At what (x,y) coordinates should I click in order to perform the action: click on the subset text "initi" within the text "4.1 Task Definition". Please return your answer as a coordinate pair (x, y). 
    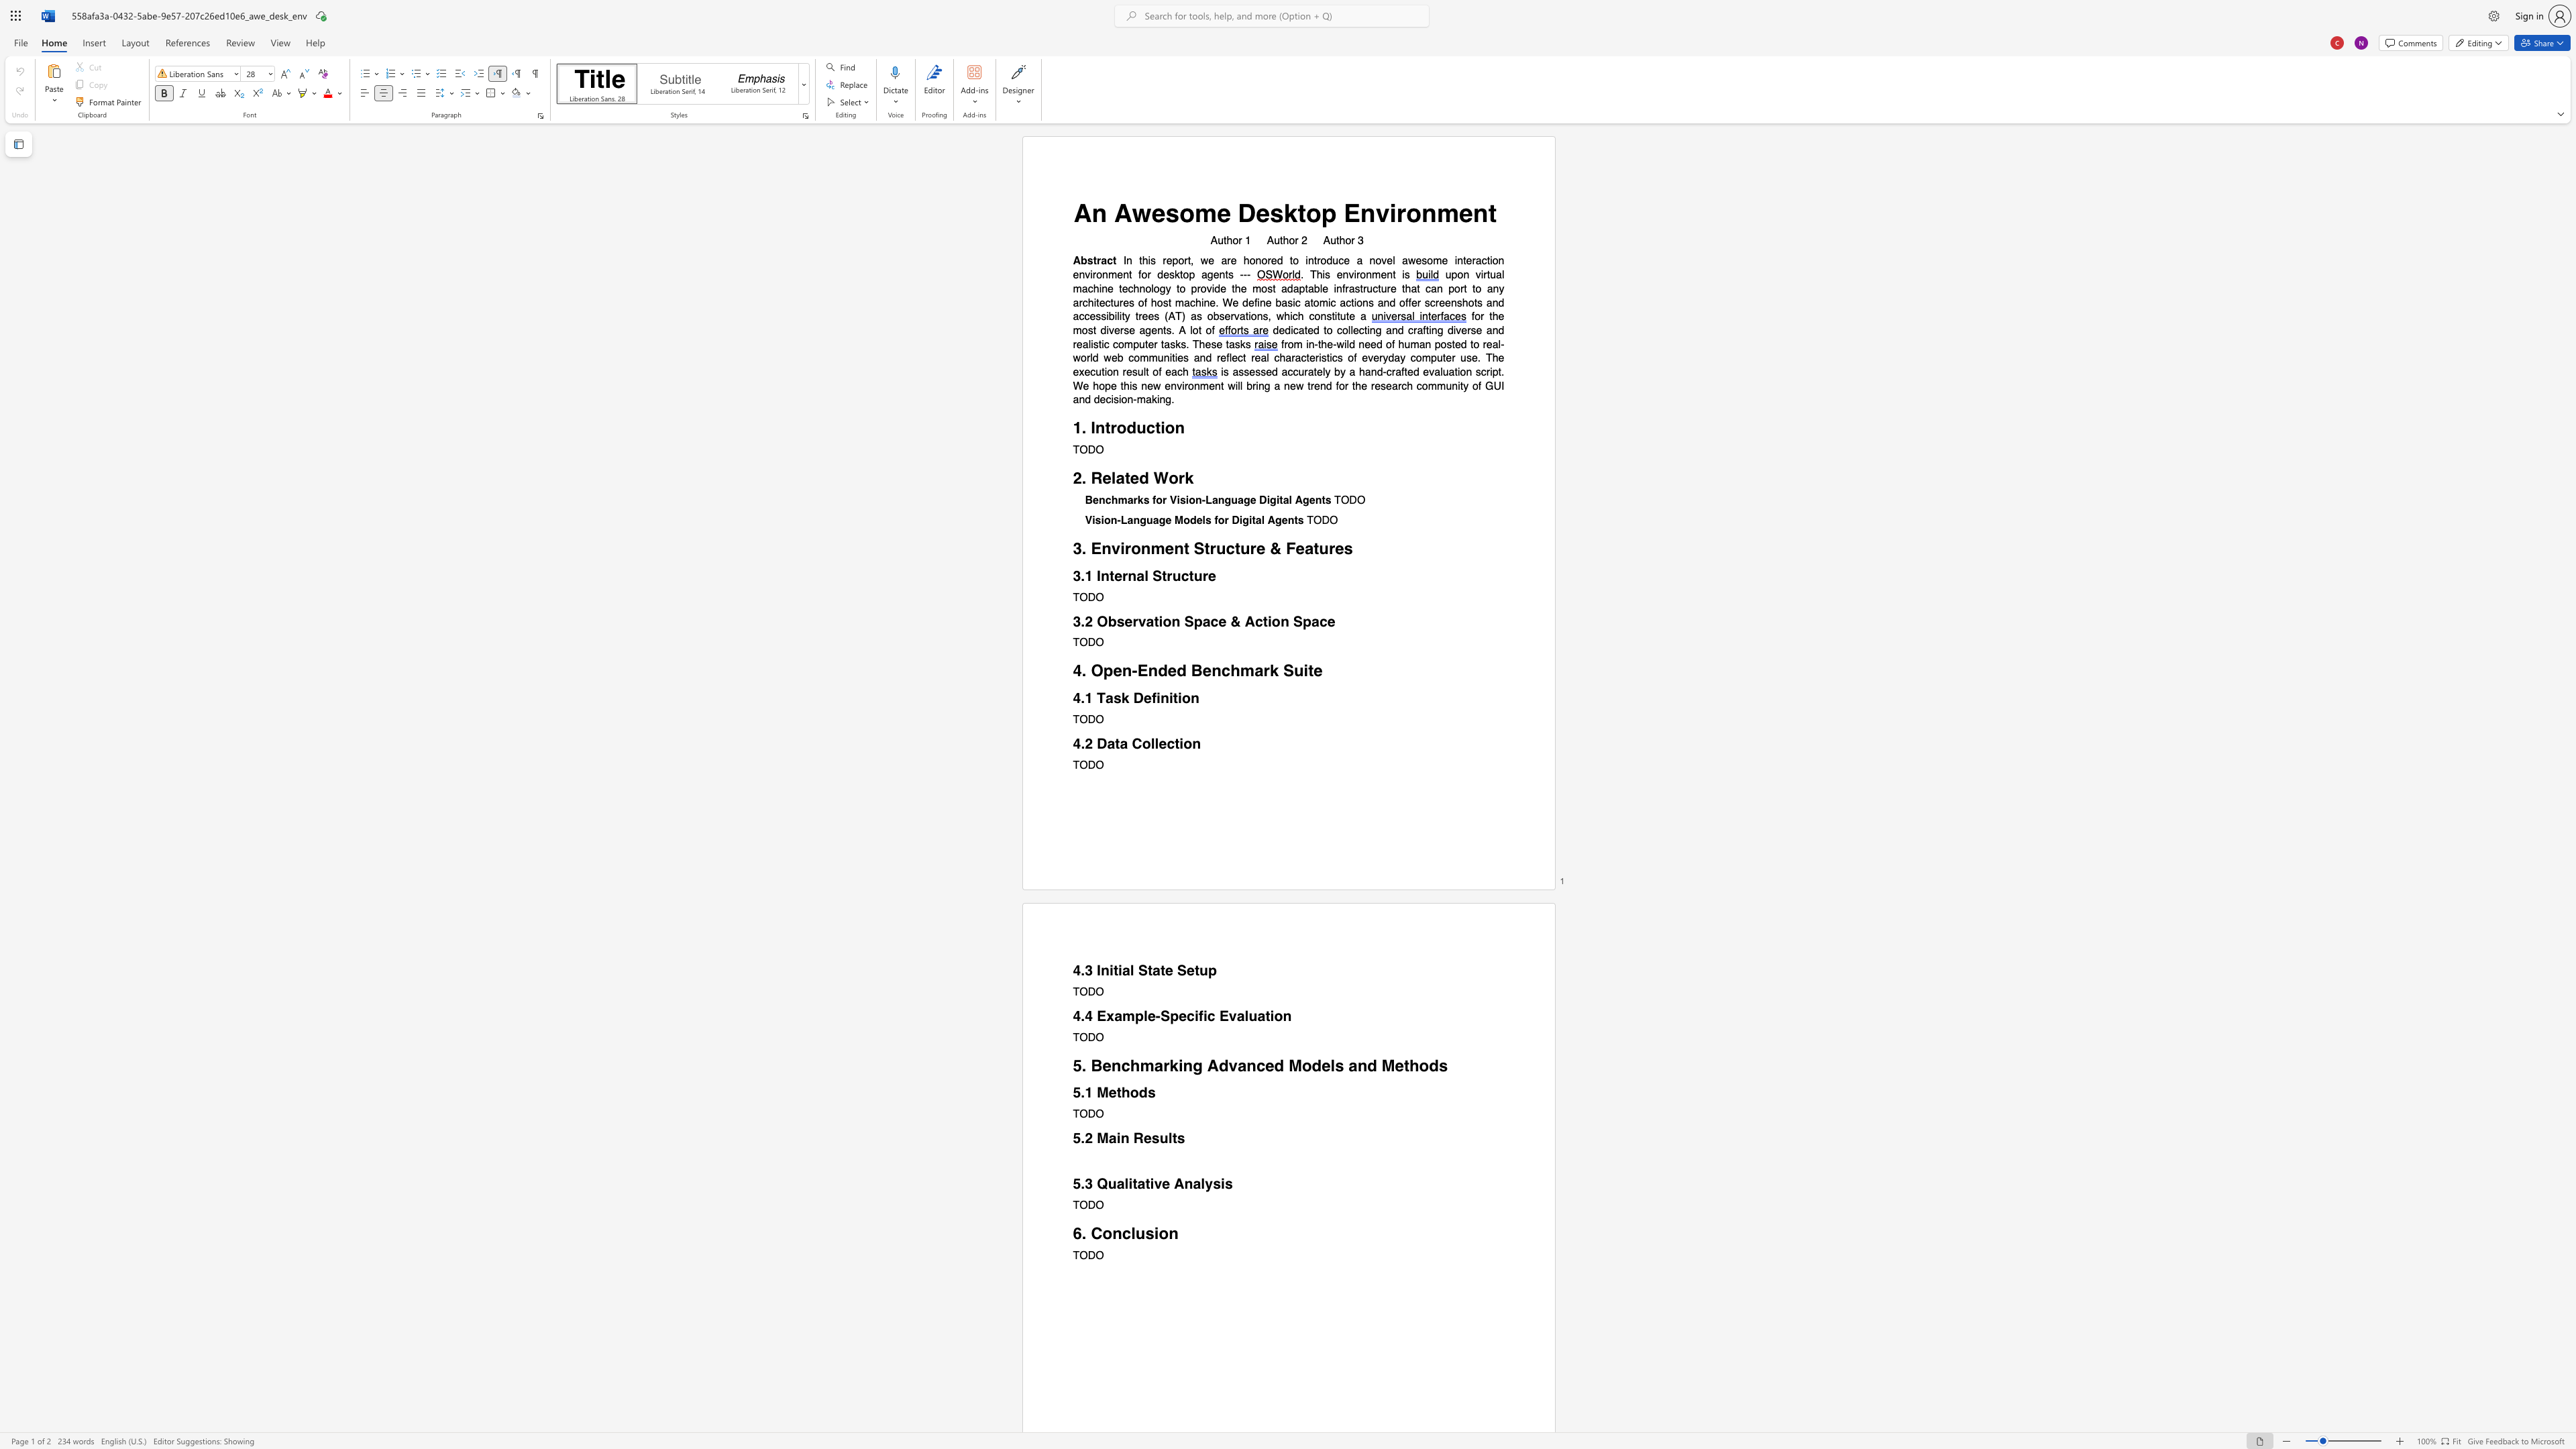
    Looking at the image, I should click on (1156, 697).